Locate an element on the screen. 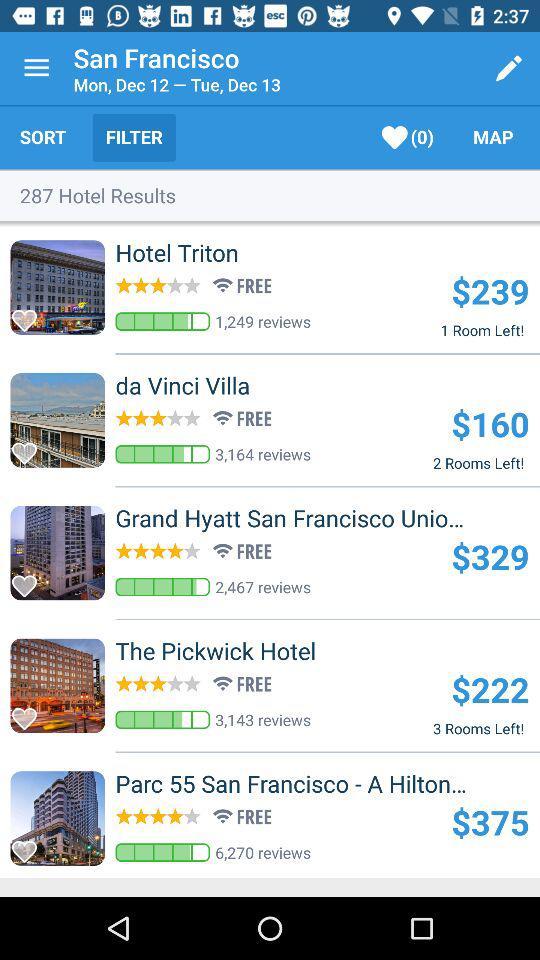 Image resolution: width=540 pixels, height=960 pixels. the icon to the left of the $222 is located at coordinates (248, 650).